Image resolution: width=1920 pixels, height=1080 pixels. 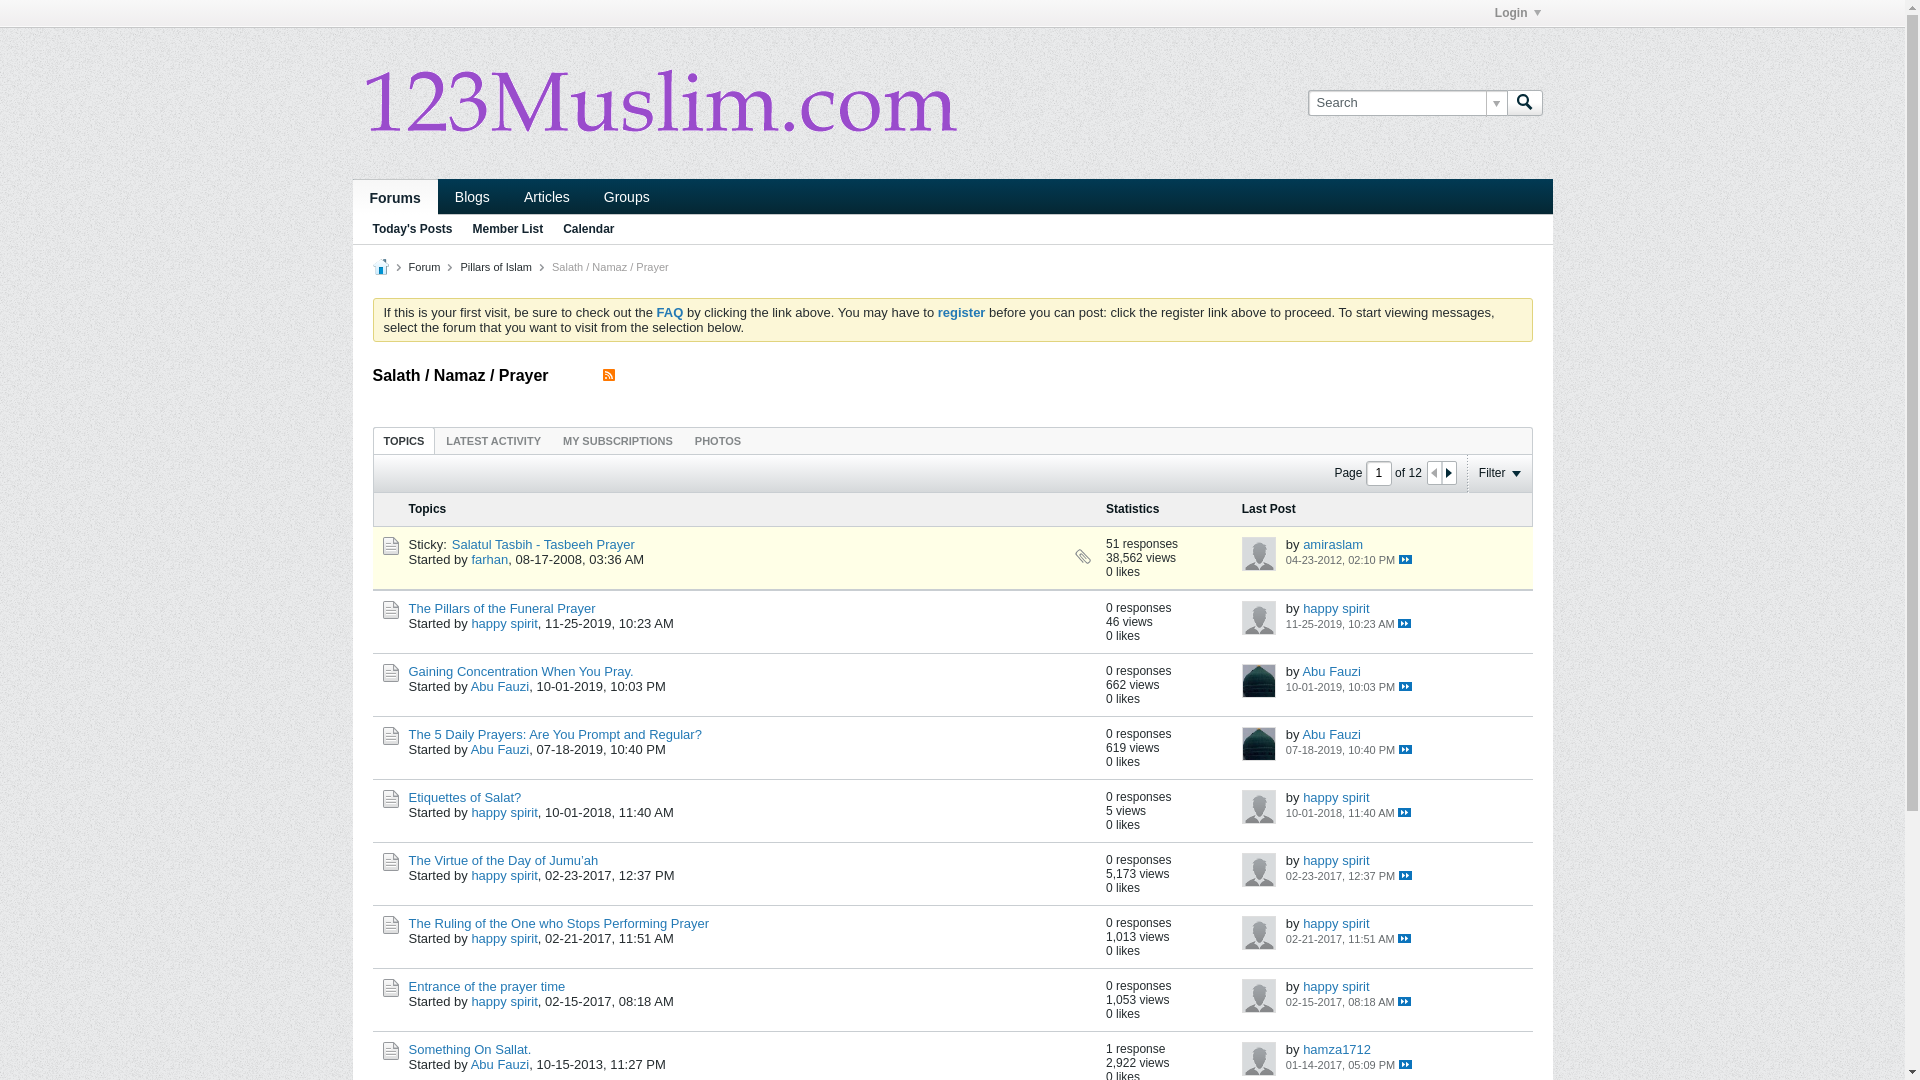 I want to click on 'Home', so click(x=379, y=265).